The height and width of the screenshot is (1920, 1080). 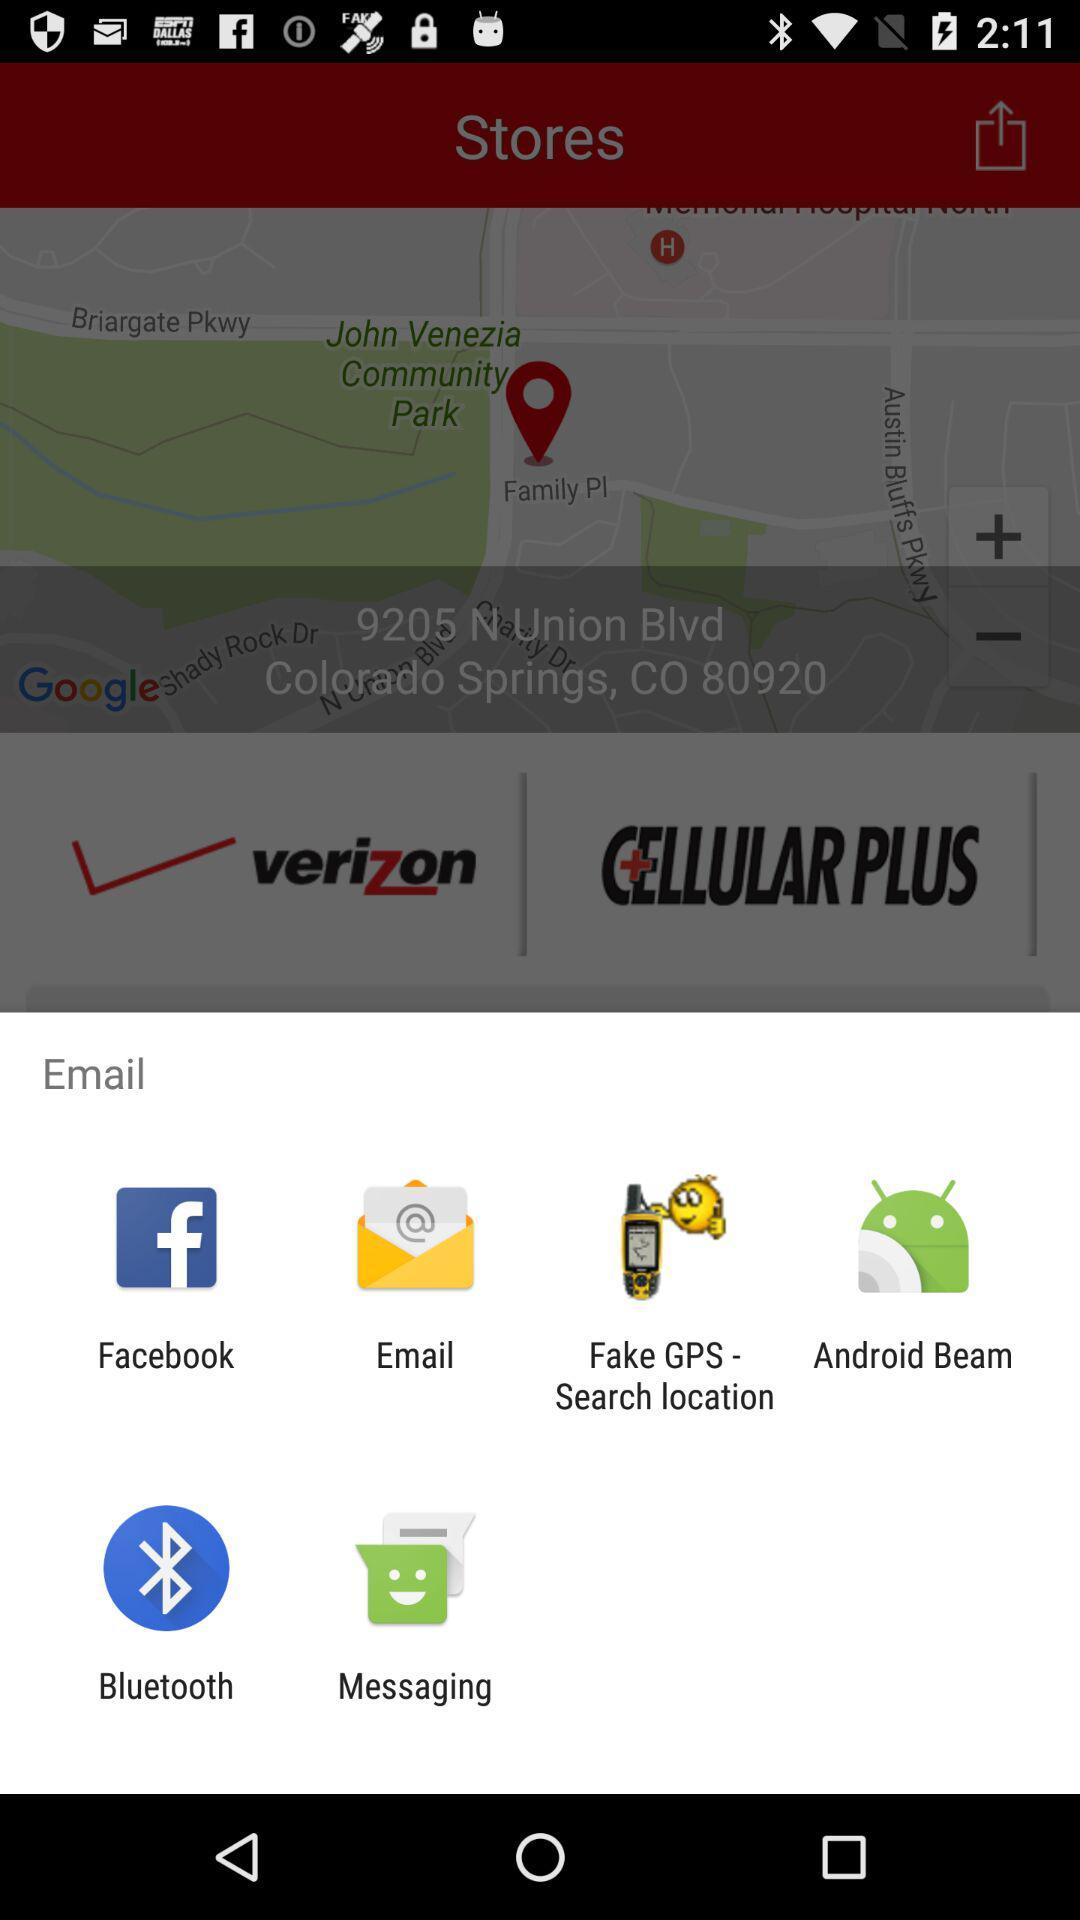 What do you see at coordinates (414, 1705) in the screenshot?
I see `the item next to the bluetooth icon` at bounding box center [414, 1705].